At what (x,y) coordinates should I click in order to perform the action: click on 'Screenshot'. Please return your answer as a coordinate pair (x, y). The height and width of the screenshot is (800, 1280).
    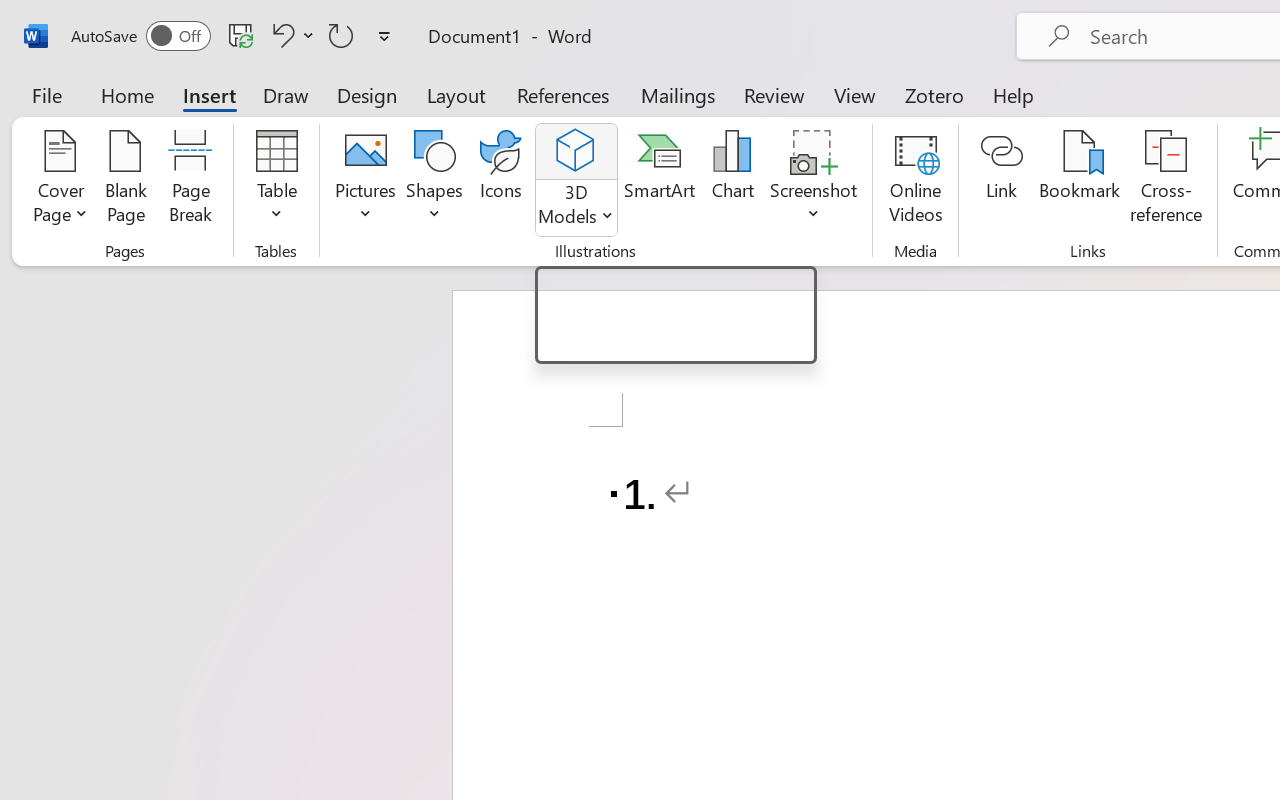
    Looking at the image, I should click on (814, 179).